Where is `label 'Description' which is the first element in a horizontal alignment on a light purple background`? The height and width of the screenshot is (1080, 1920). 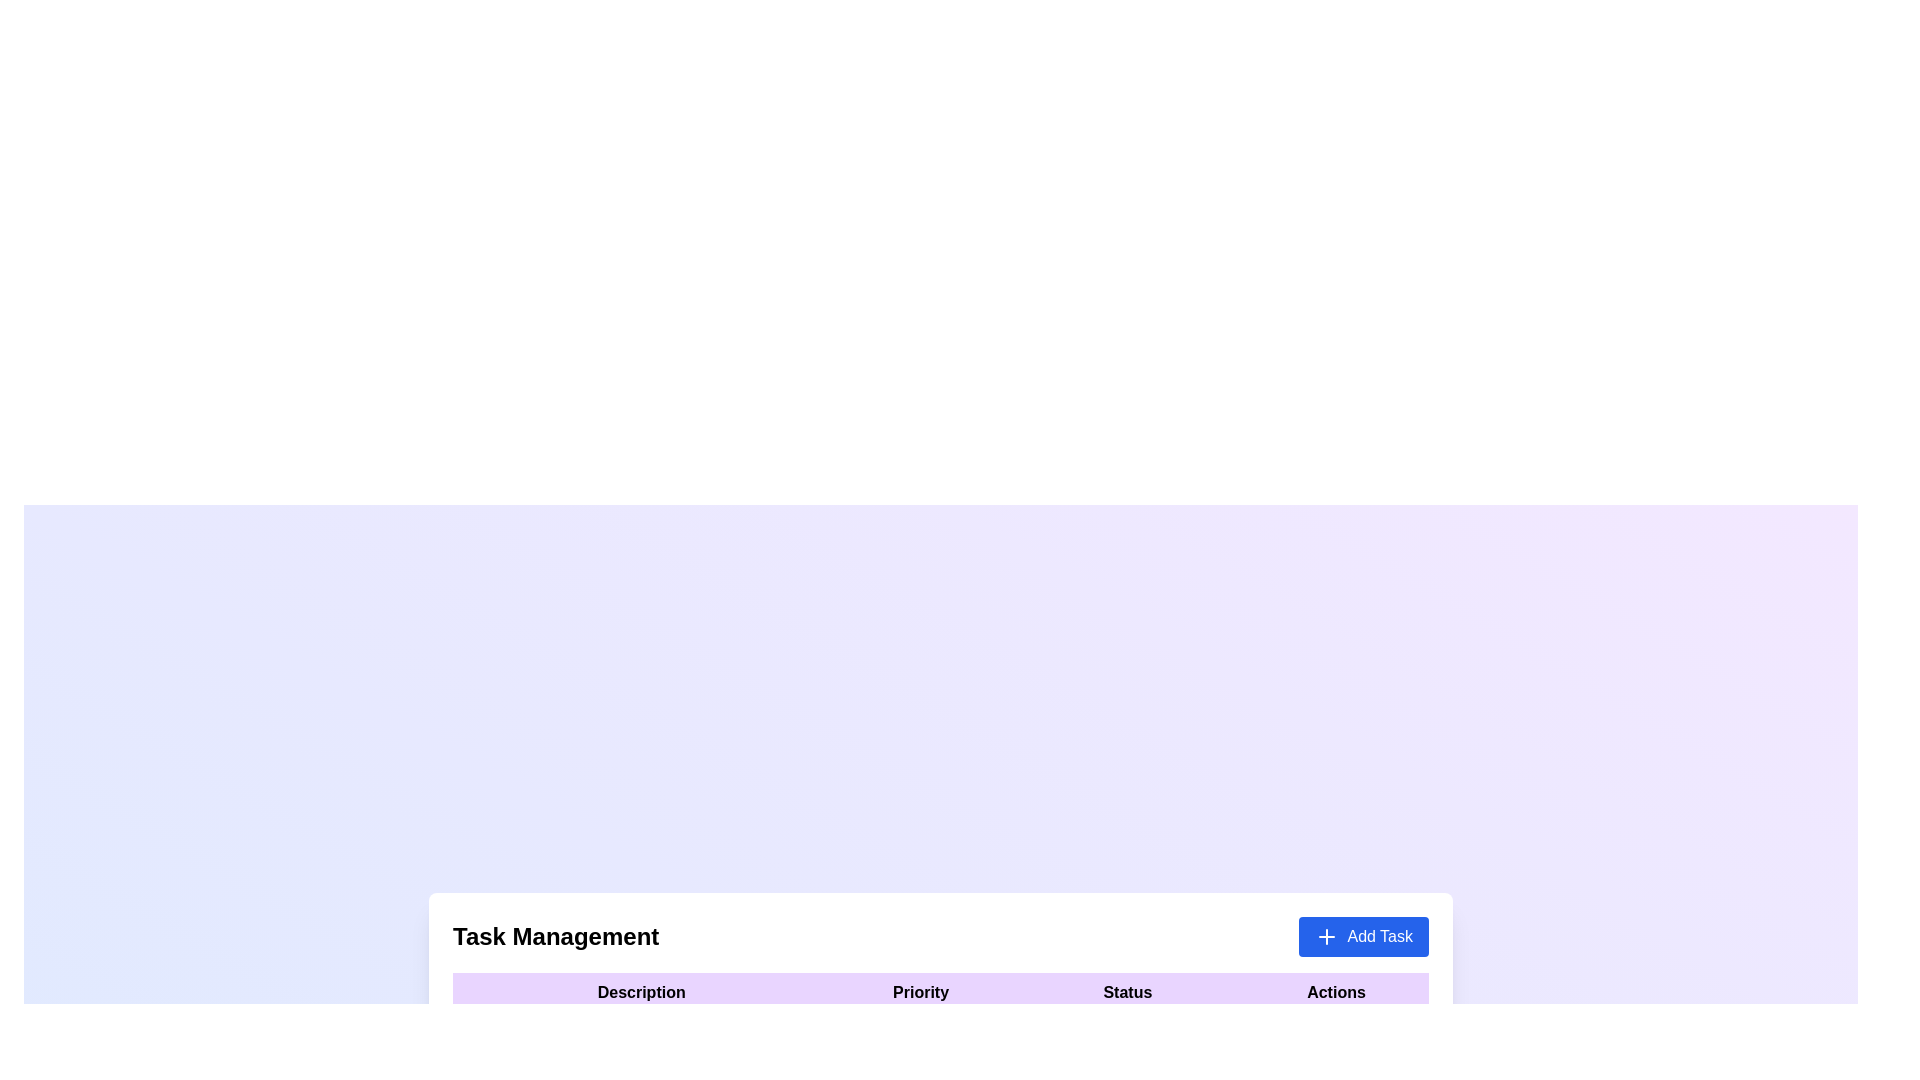
label 'Description' which is the first element in a horizontal alignment on a light purple background is located at coordinates (641, 992).